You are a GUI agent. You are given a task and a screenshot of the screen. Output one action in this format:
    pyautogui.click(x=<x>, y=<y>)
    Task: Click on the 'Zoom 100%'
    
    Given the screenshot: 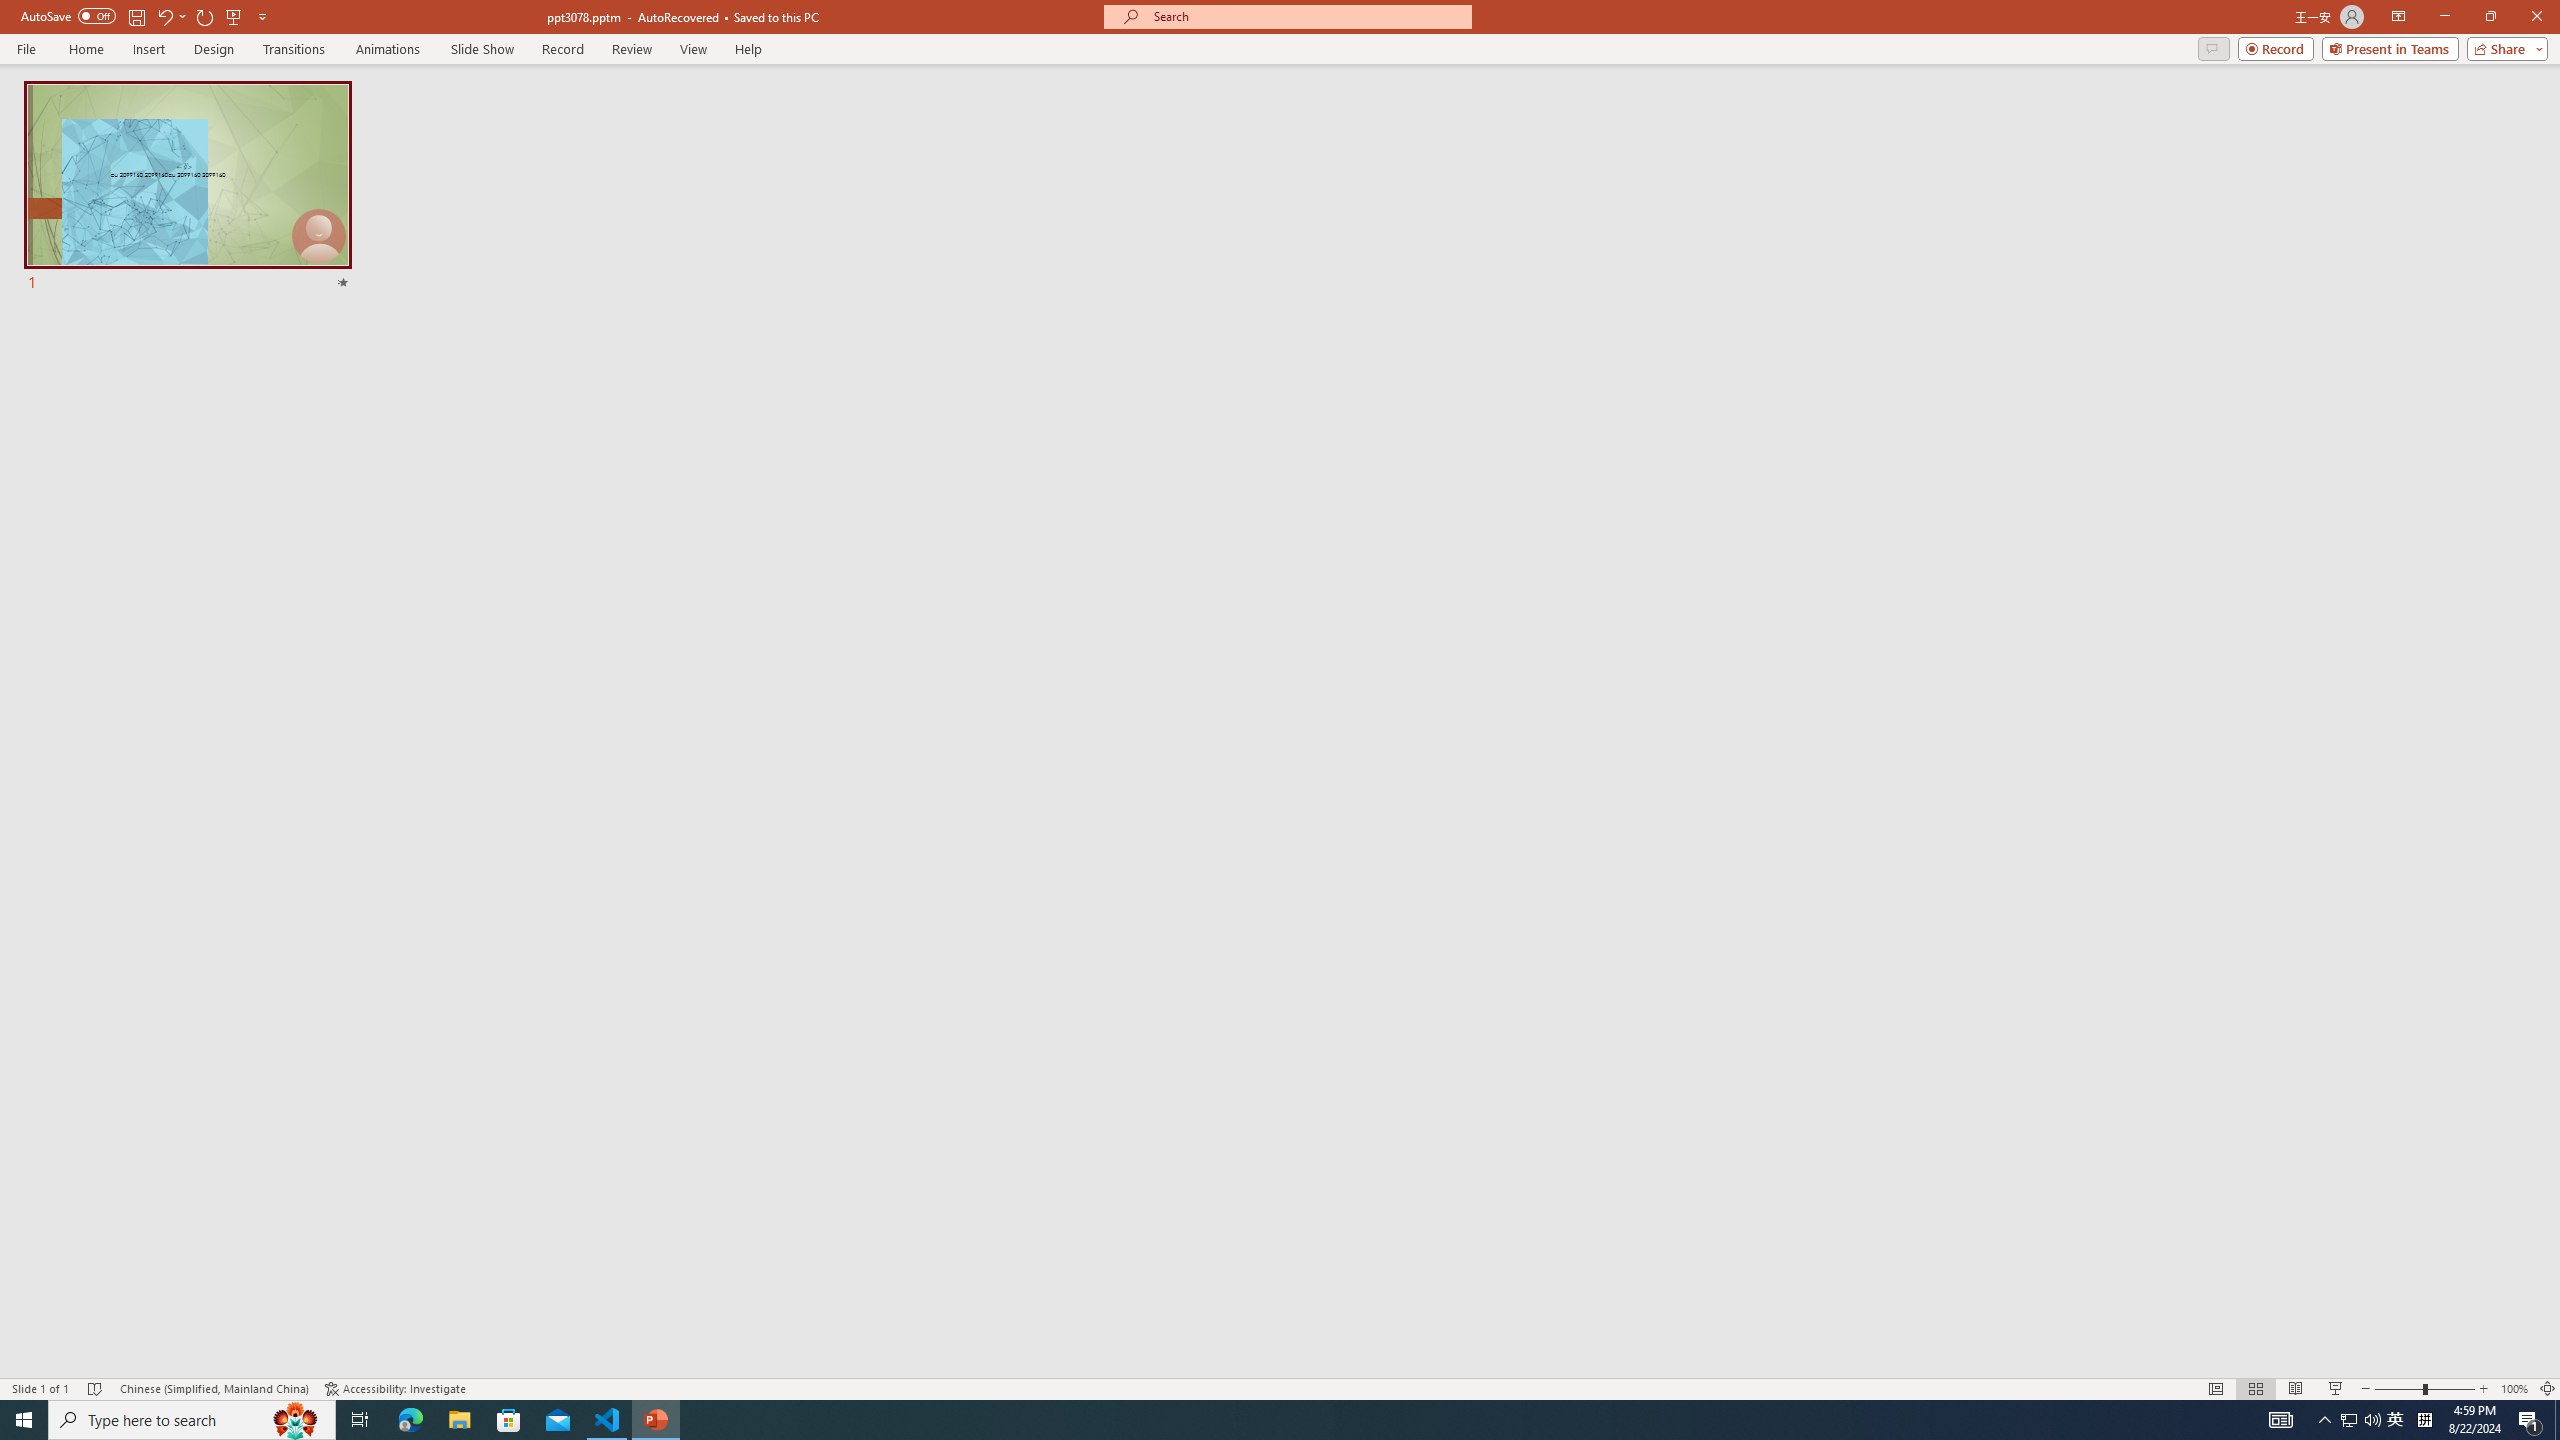 What is the action you would take?
    pyautogui.click(x=2515, y=1389)
    